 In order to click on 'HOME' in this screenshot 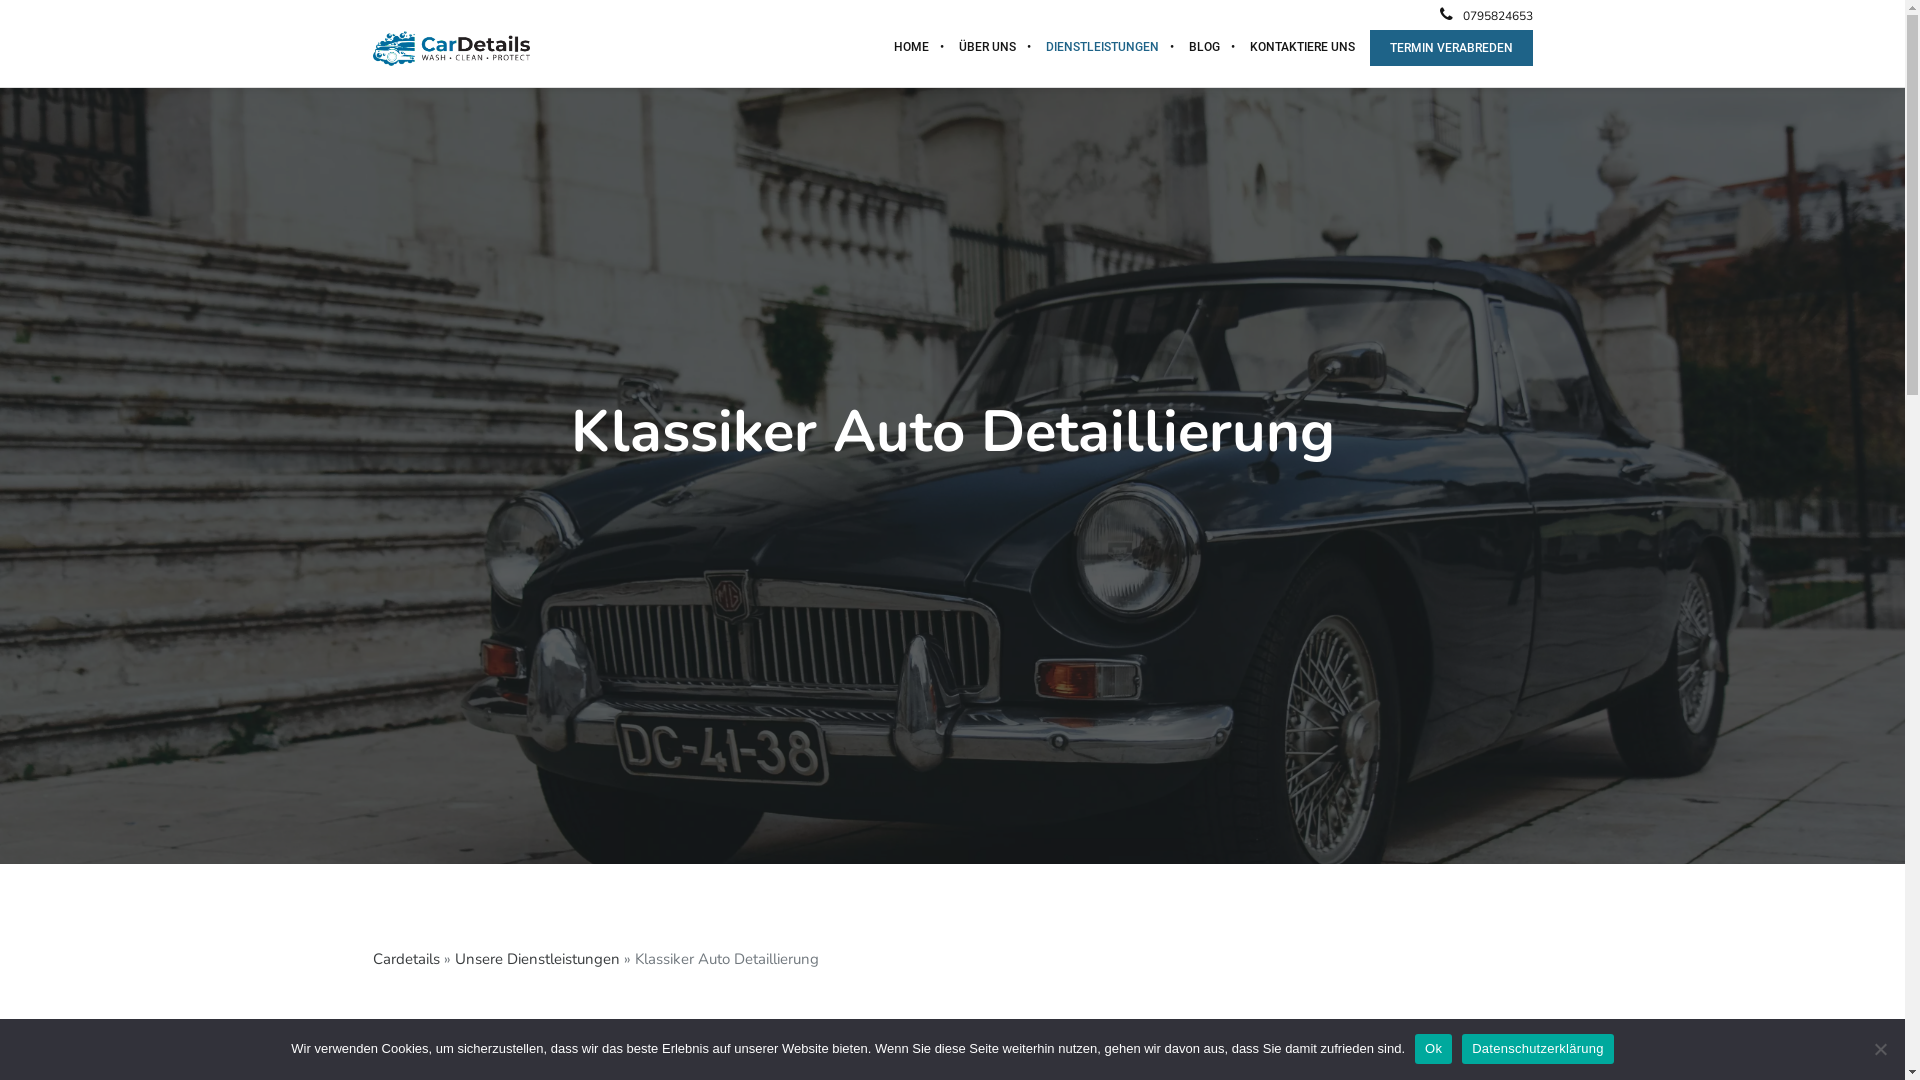, I will do `click(909, 45)`.